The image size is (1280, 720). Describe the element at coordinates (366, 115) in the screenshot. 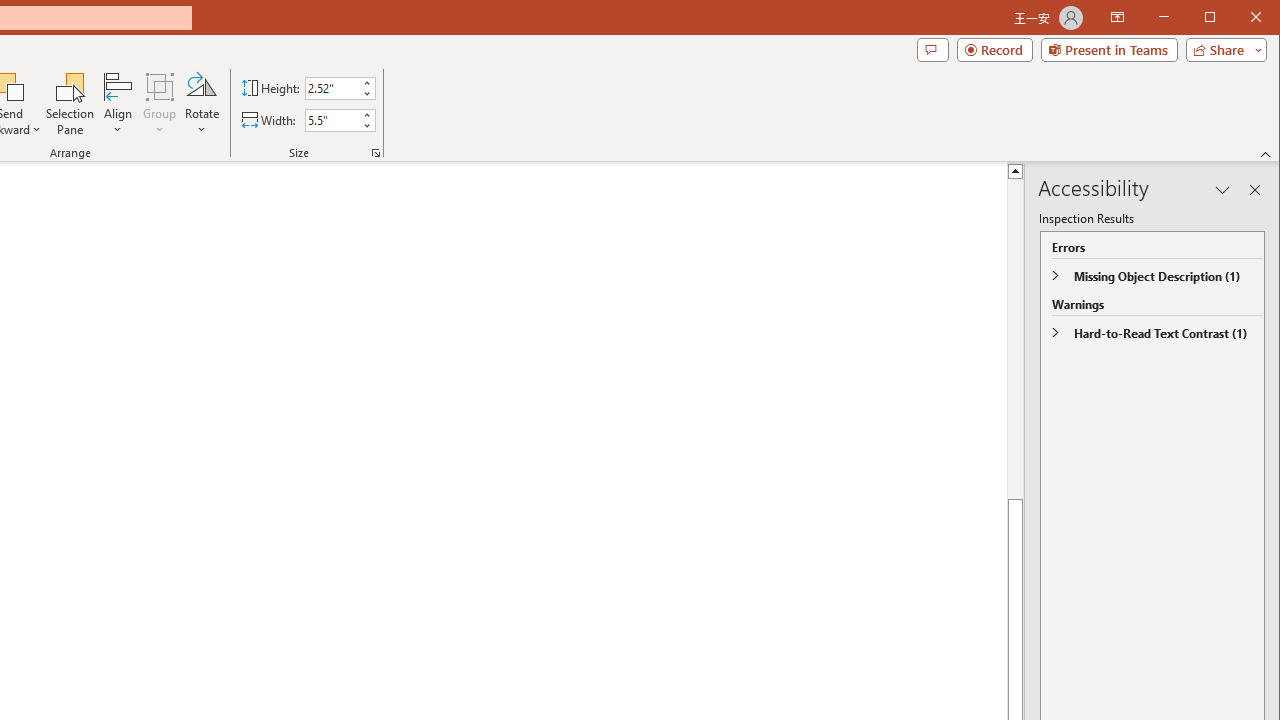

I see `'More'` at that location.